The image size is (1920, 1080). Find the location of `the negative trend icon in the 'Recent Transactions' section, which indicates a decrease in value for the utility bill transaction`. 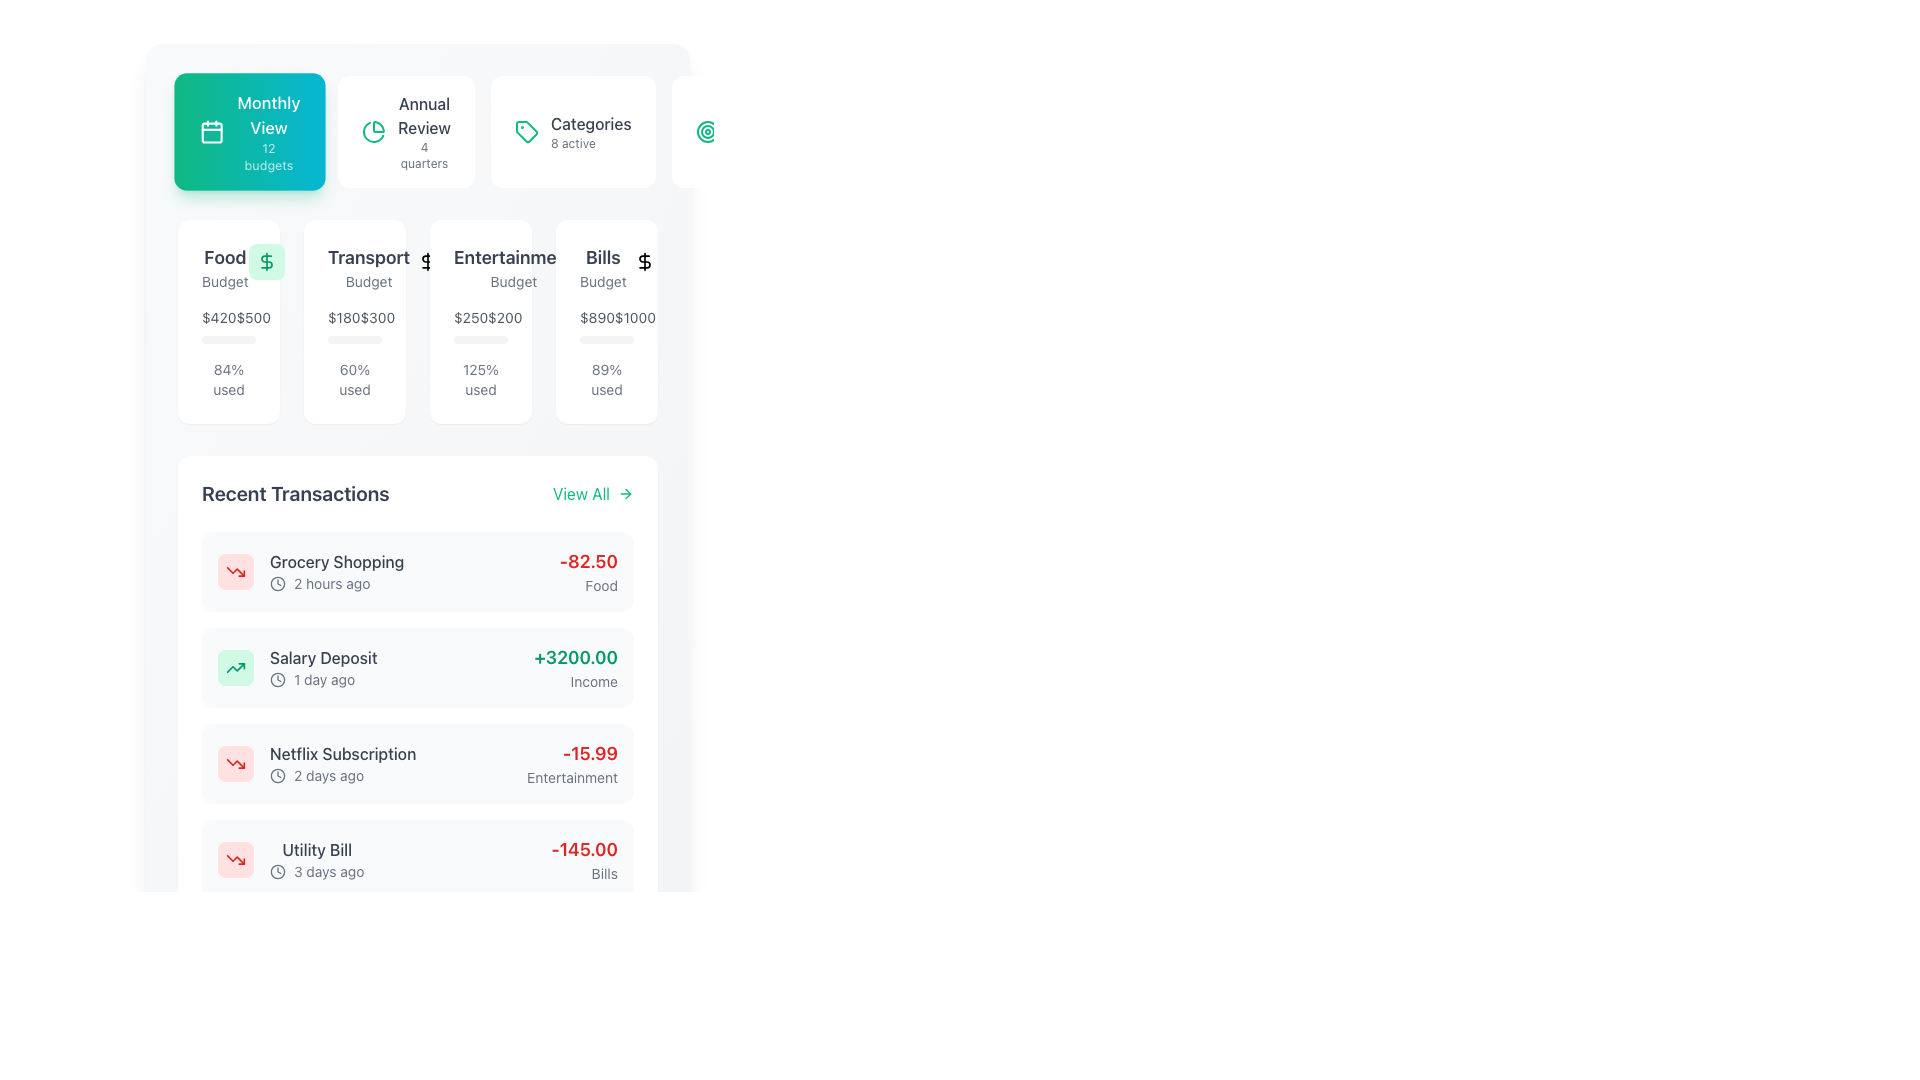

the negative trend icon in the 'Recent Transactions' section, which indicates a decrease in value for the utility bill transaction is located at coordinates (235, 571).